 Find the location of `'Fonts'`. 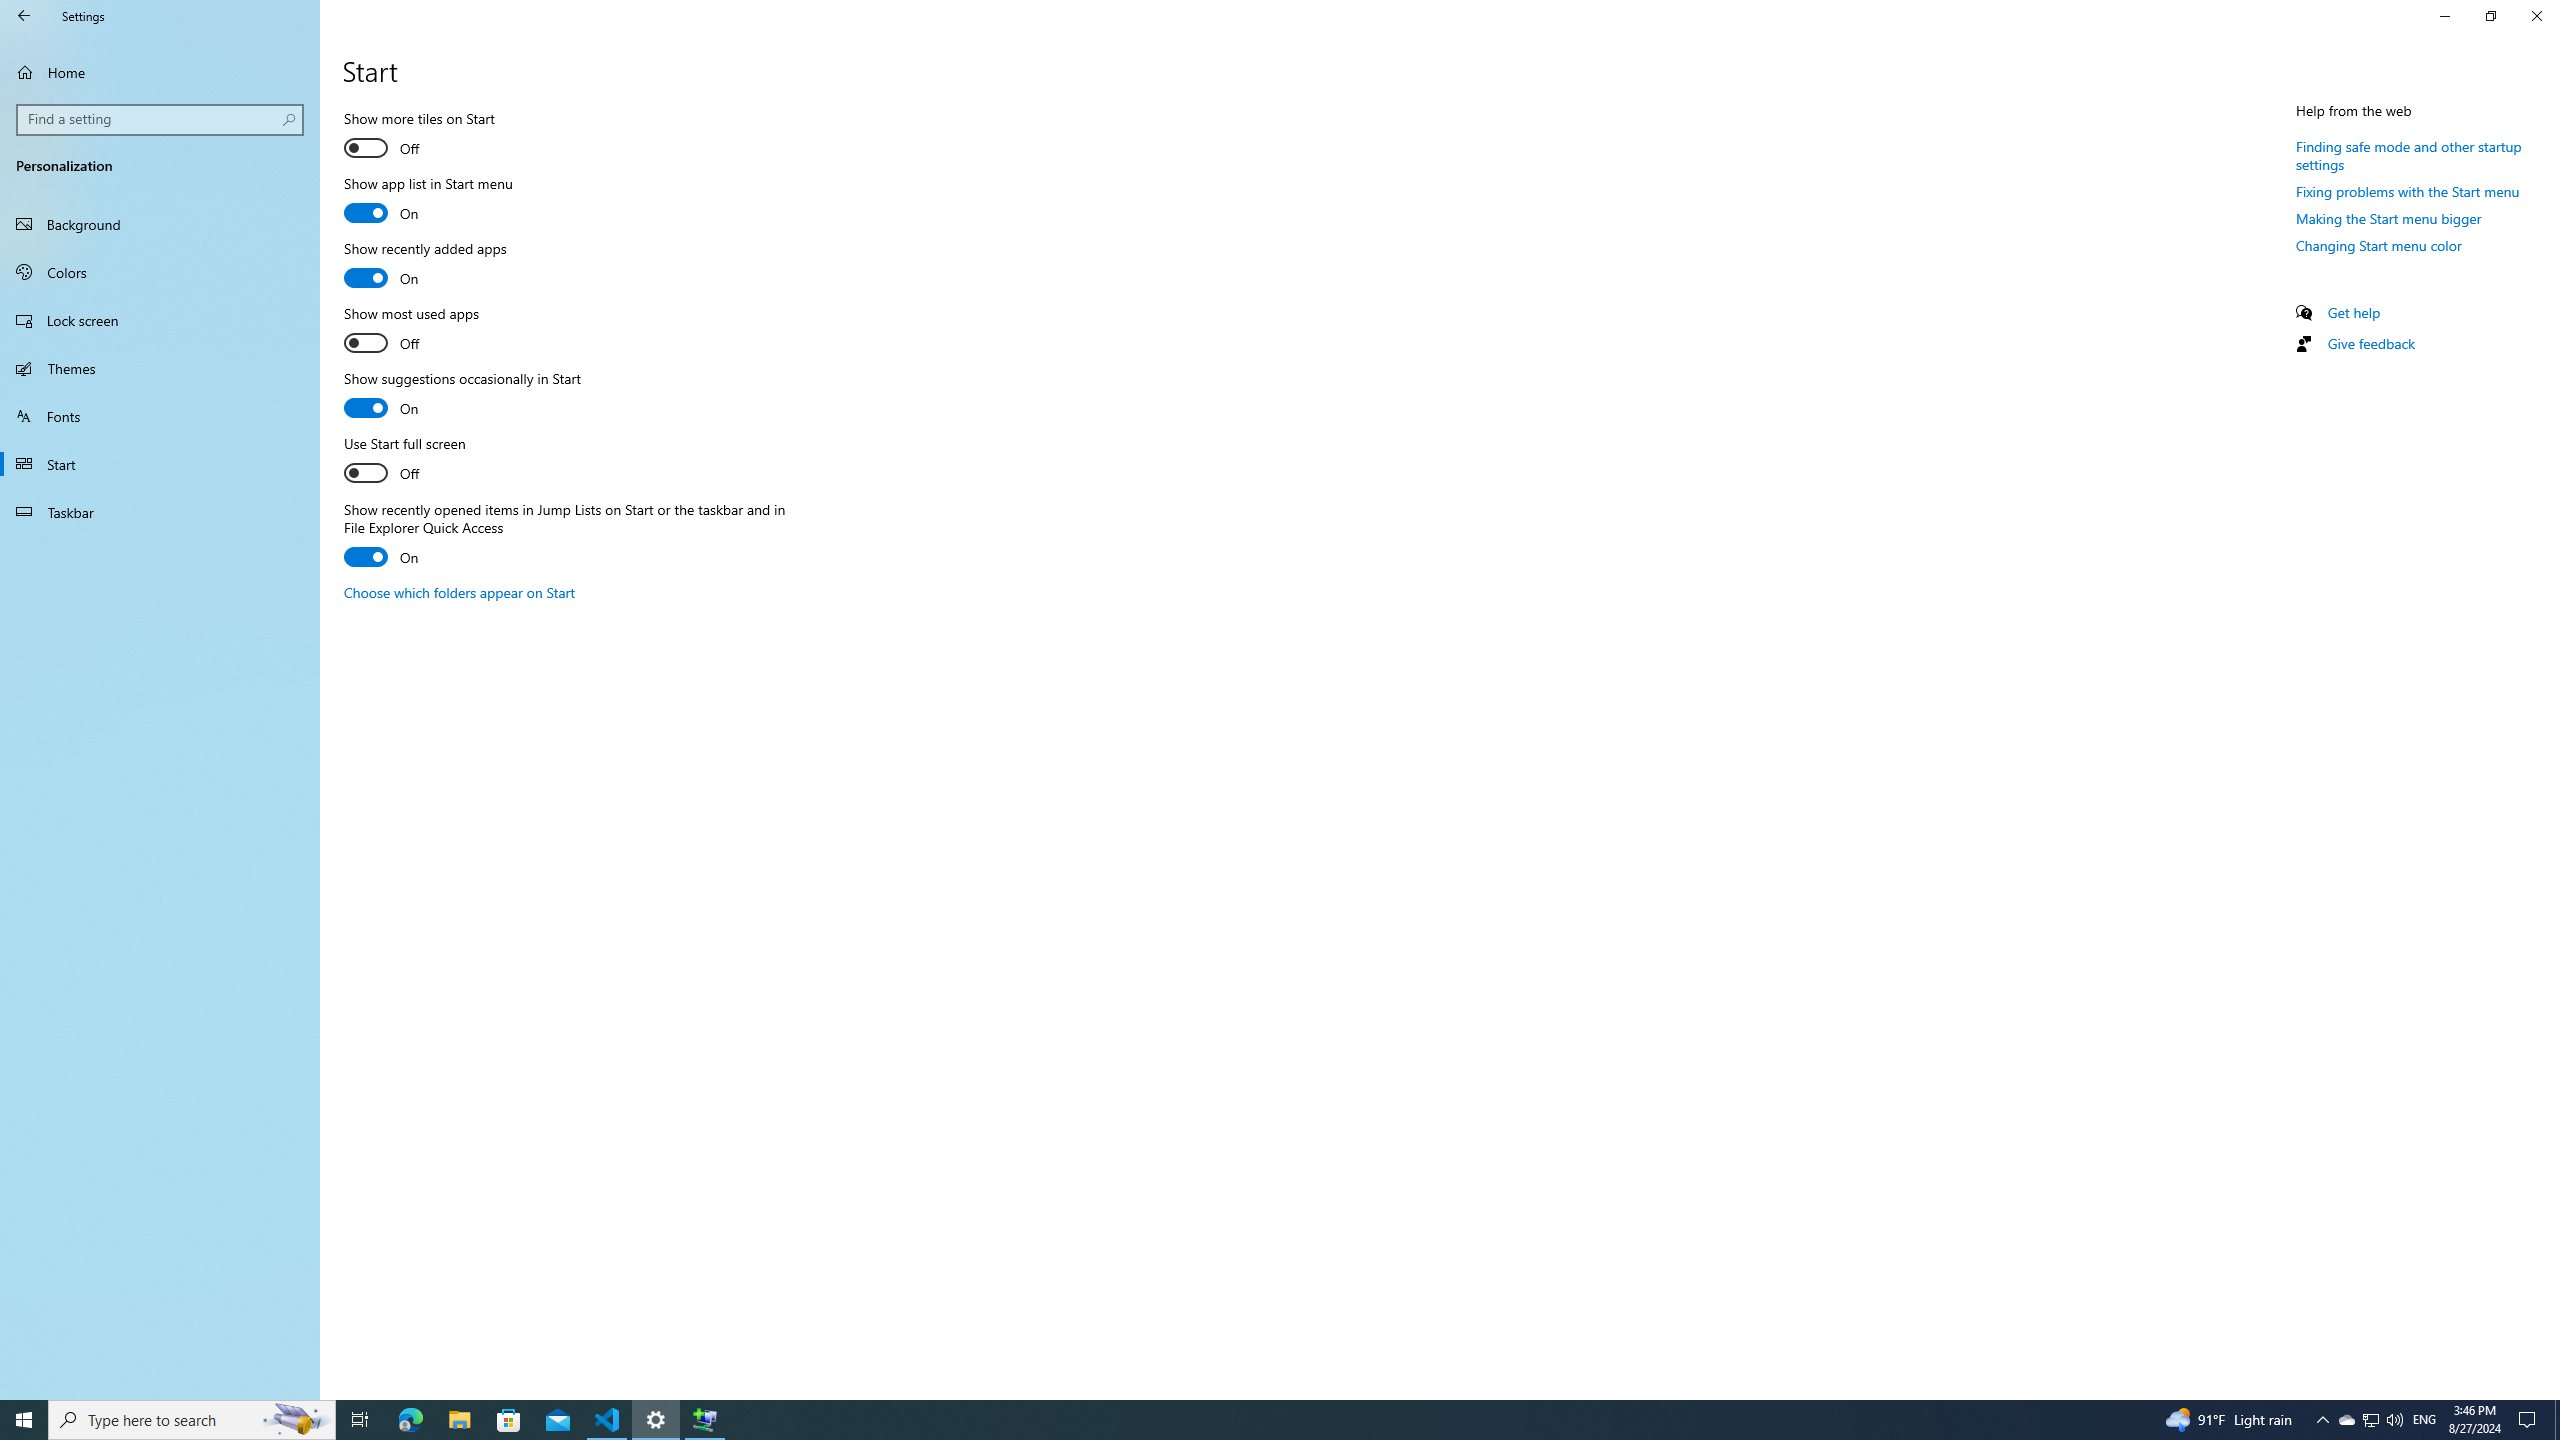

'Fonts' is located at coordinates (159, 415).